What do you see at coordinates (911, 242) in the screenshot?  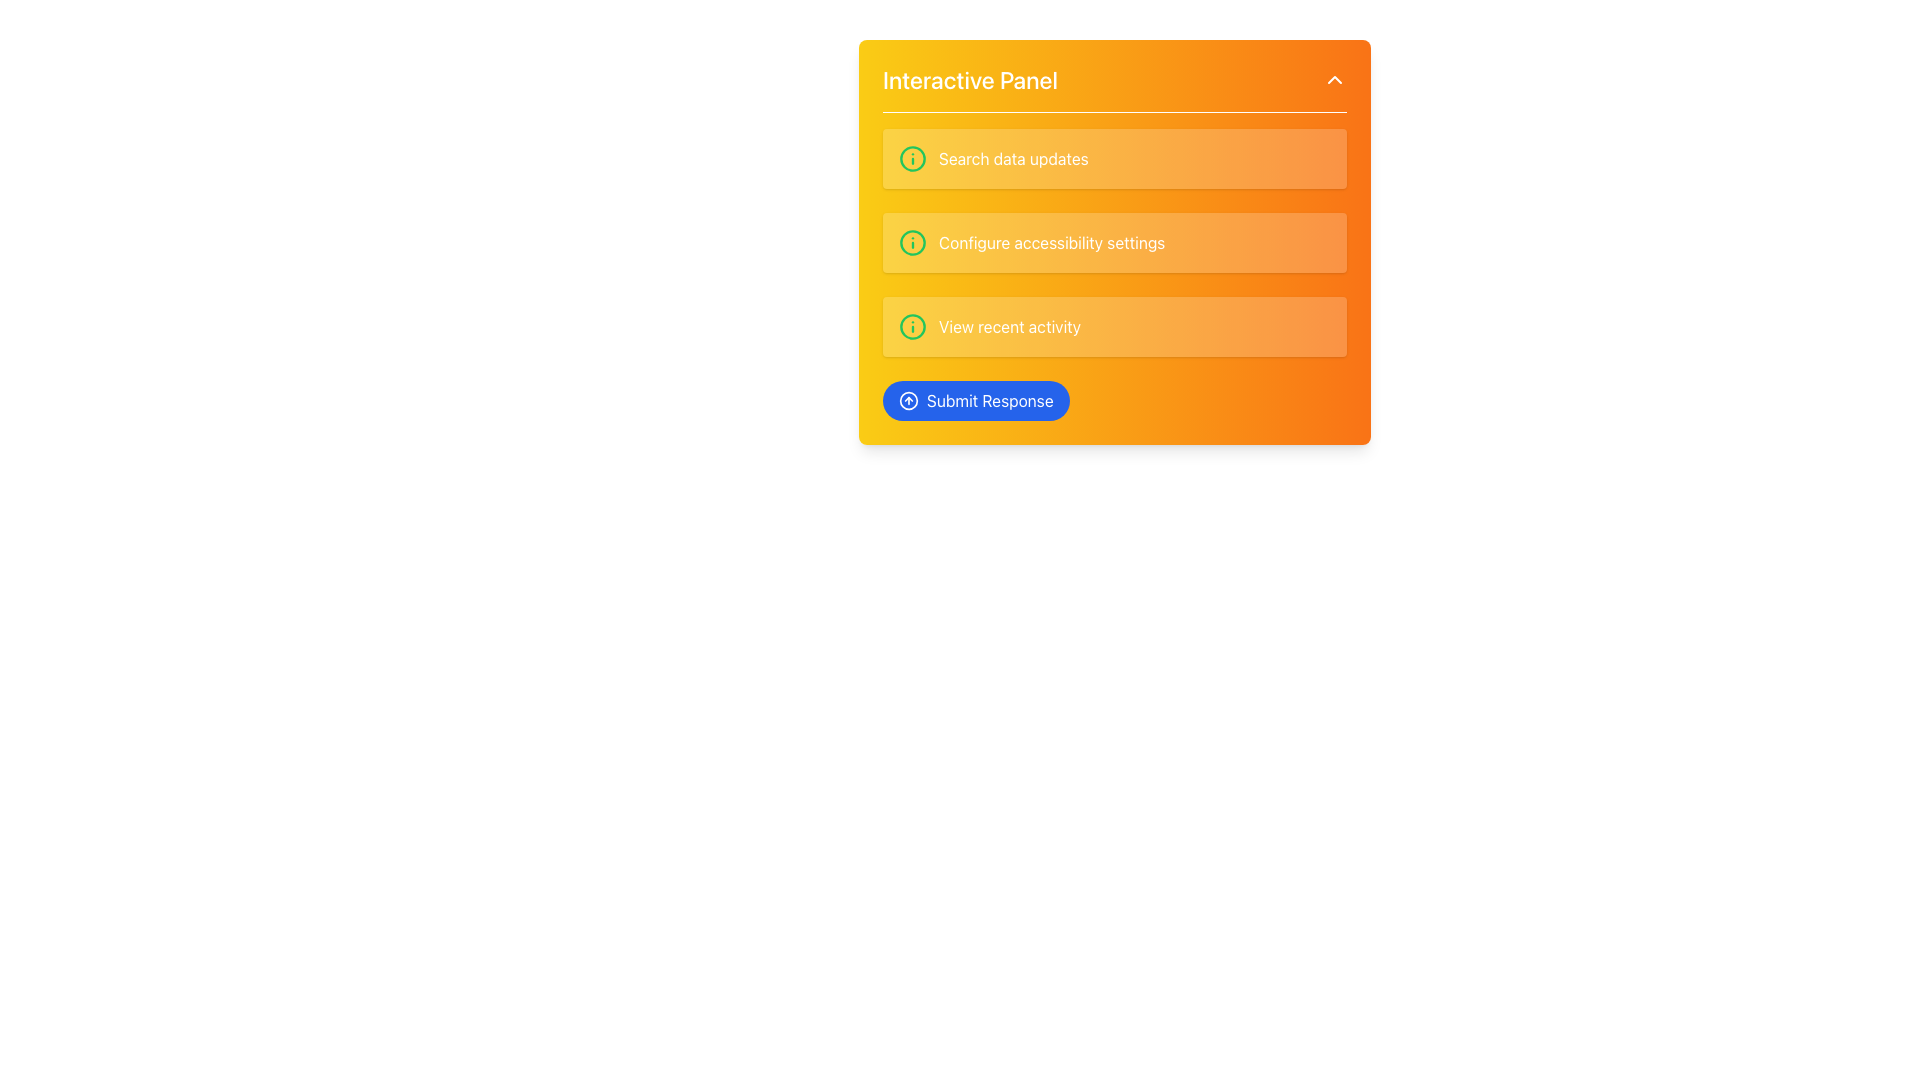 I see `the circular icon with a green outline and yellow background, which resembles an information symbol, located within the 'Configure accessibility settings' option in the Interactive Panel` at bounding box center [911, 242].